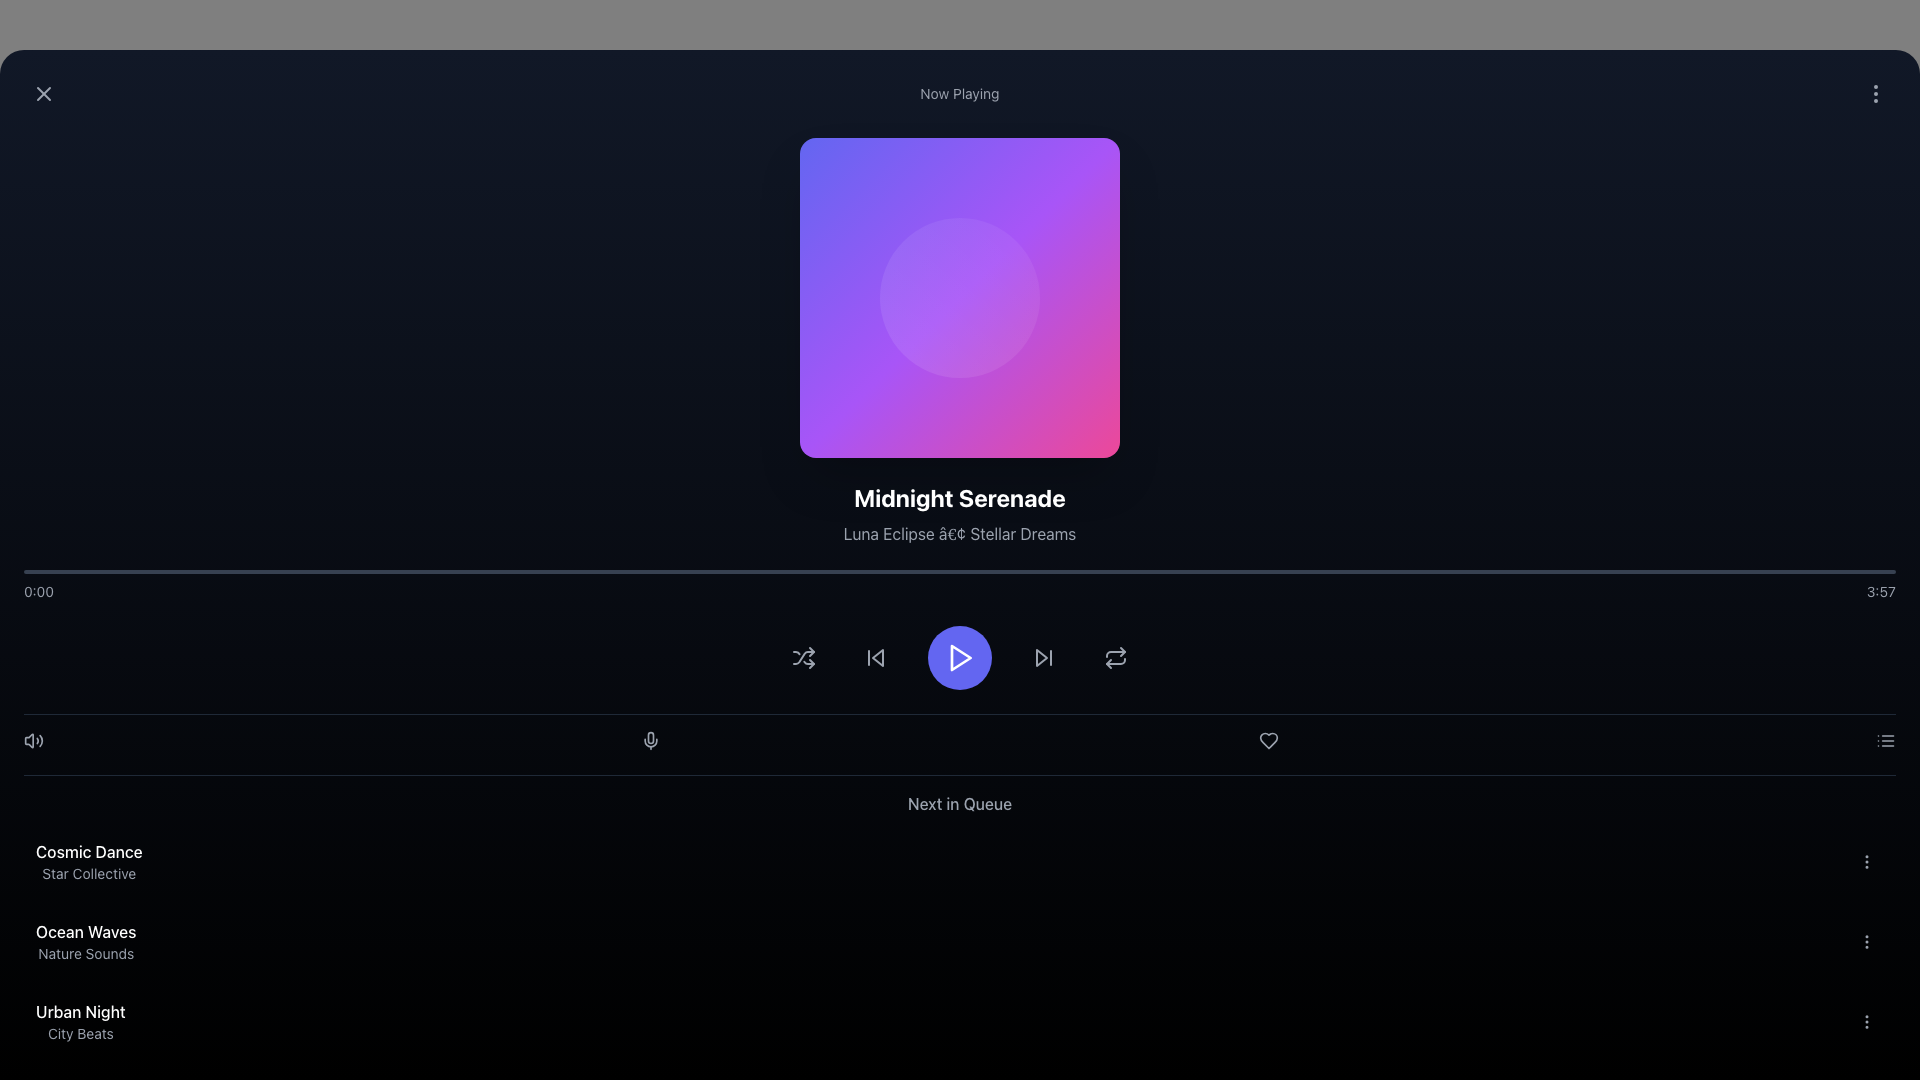  What do you see at coordinates (960, 585) in the screenshot?
I see `the progress bar with time indicators that visually represents the playback progress of the currently playing track` at bounding box center [960, 585].